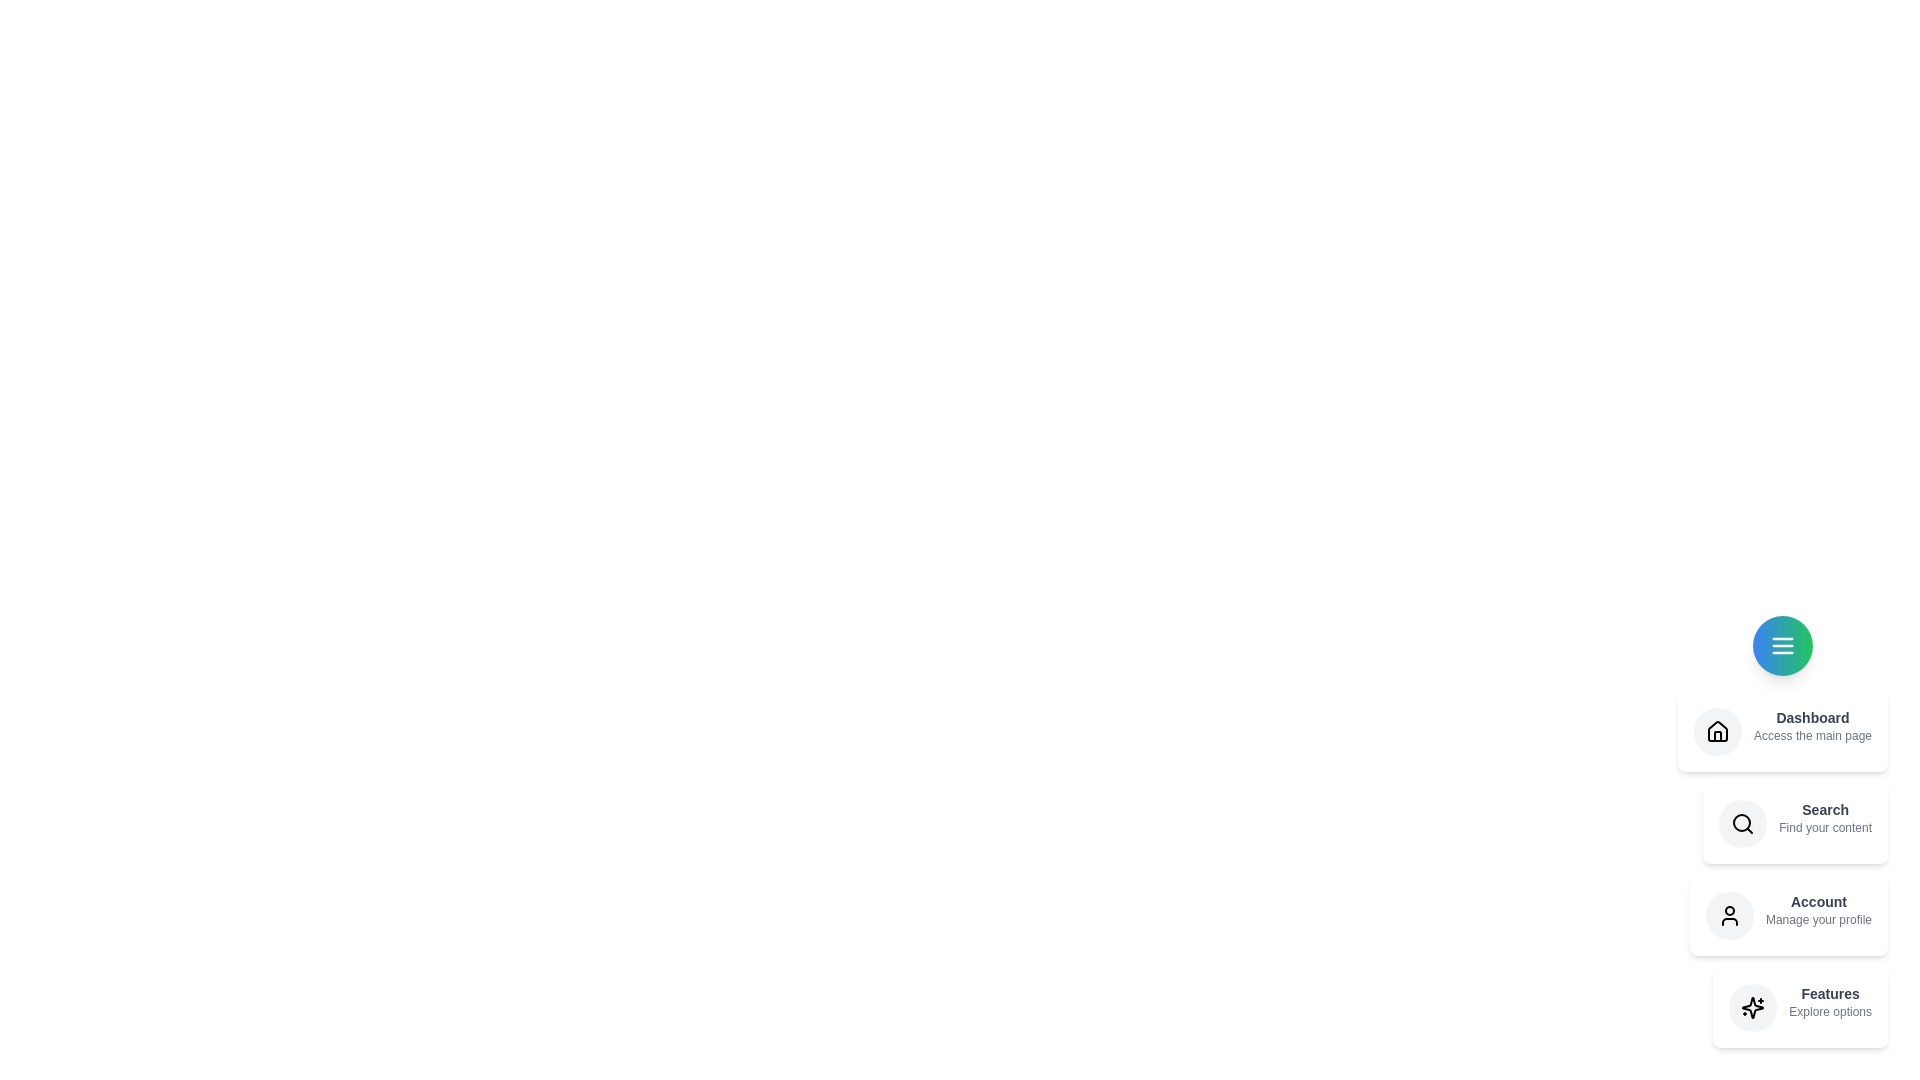  What do you see at coordinates (1782, 645) in the screenshot?
I see `the menu button to toggle the speed dial menu` at bounding box center [1782, 645].